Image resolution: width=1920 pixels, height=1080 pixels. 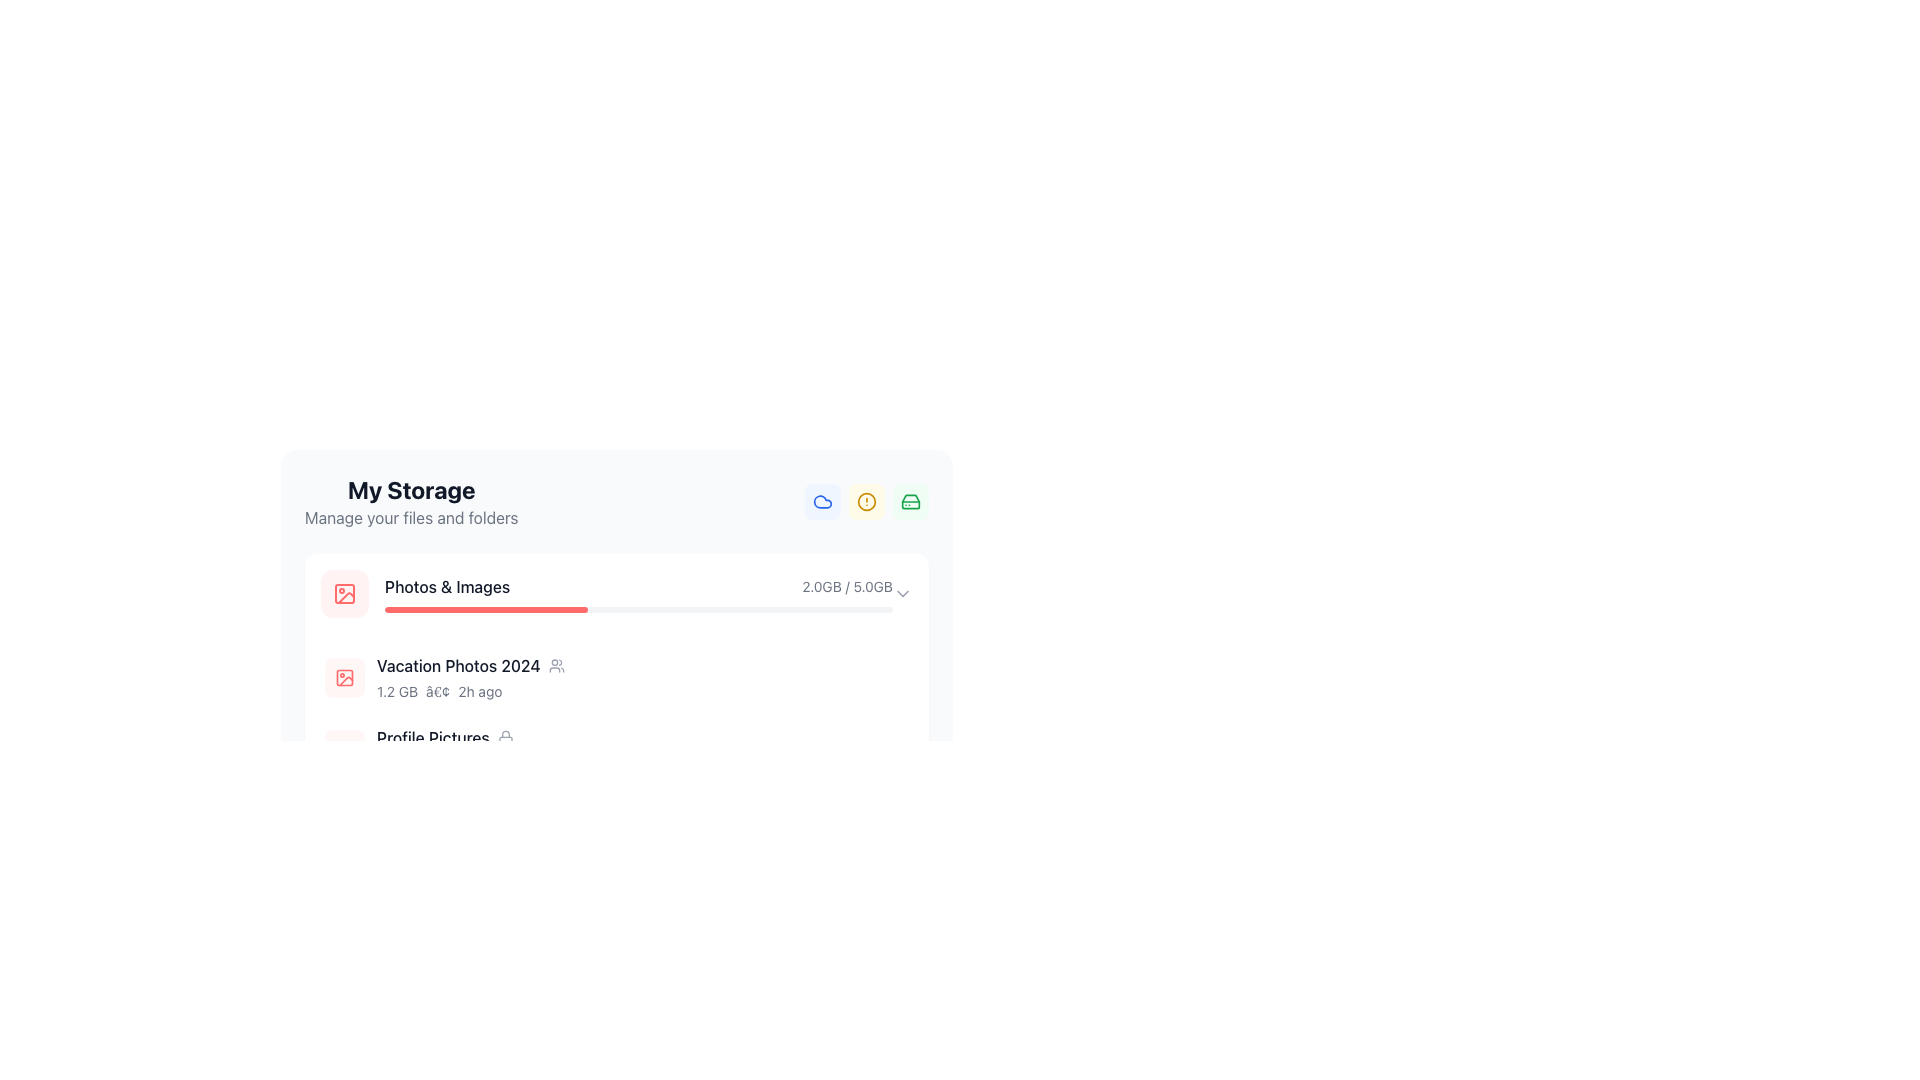 I want to click on the last icon in the row representing a hard drive or storage symbol, which is part of a group of horizontally aligned icons in the top-right corner of the interface, so click(x=910, y=500).